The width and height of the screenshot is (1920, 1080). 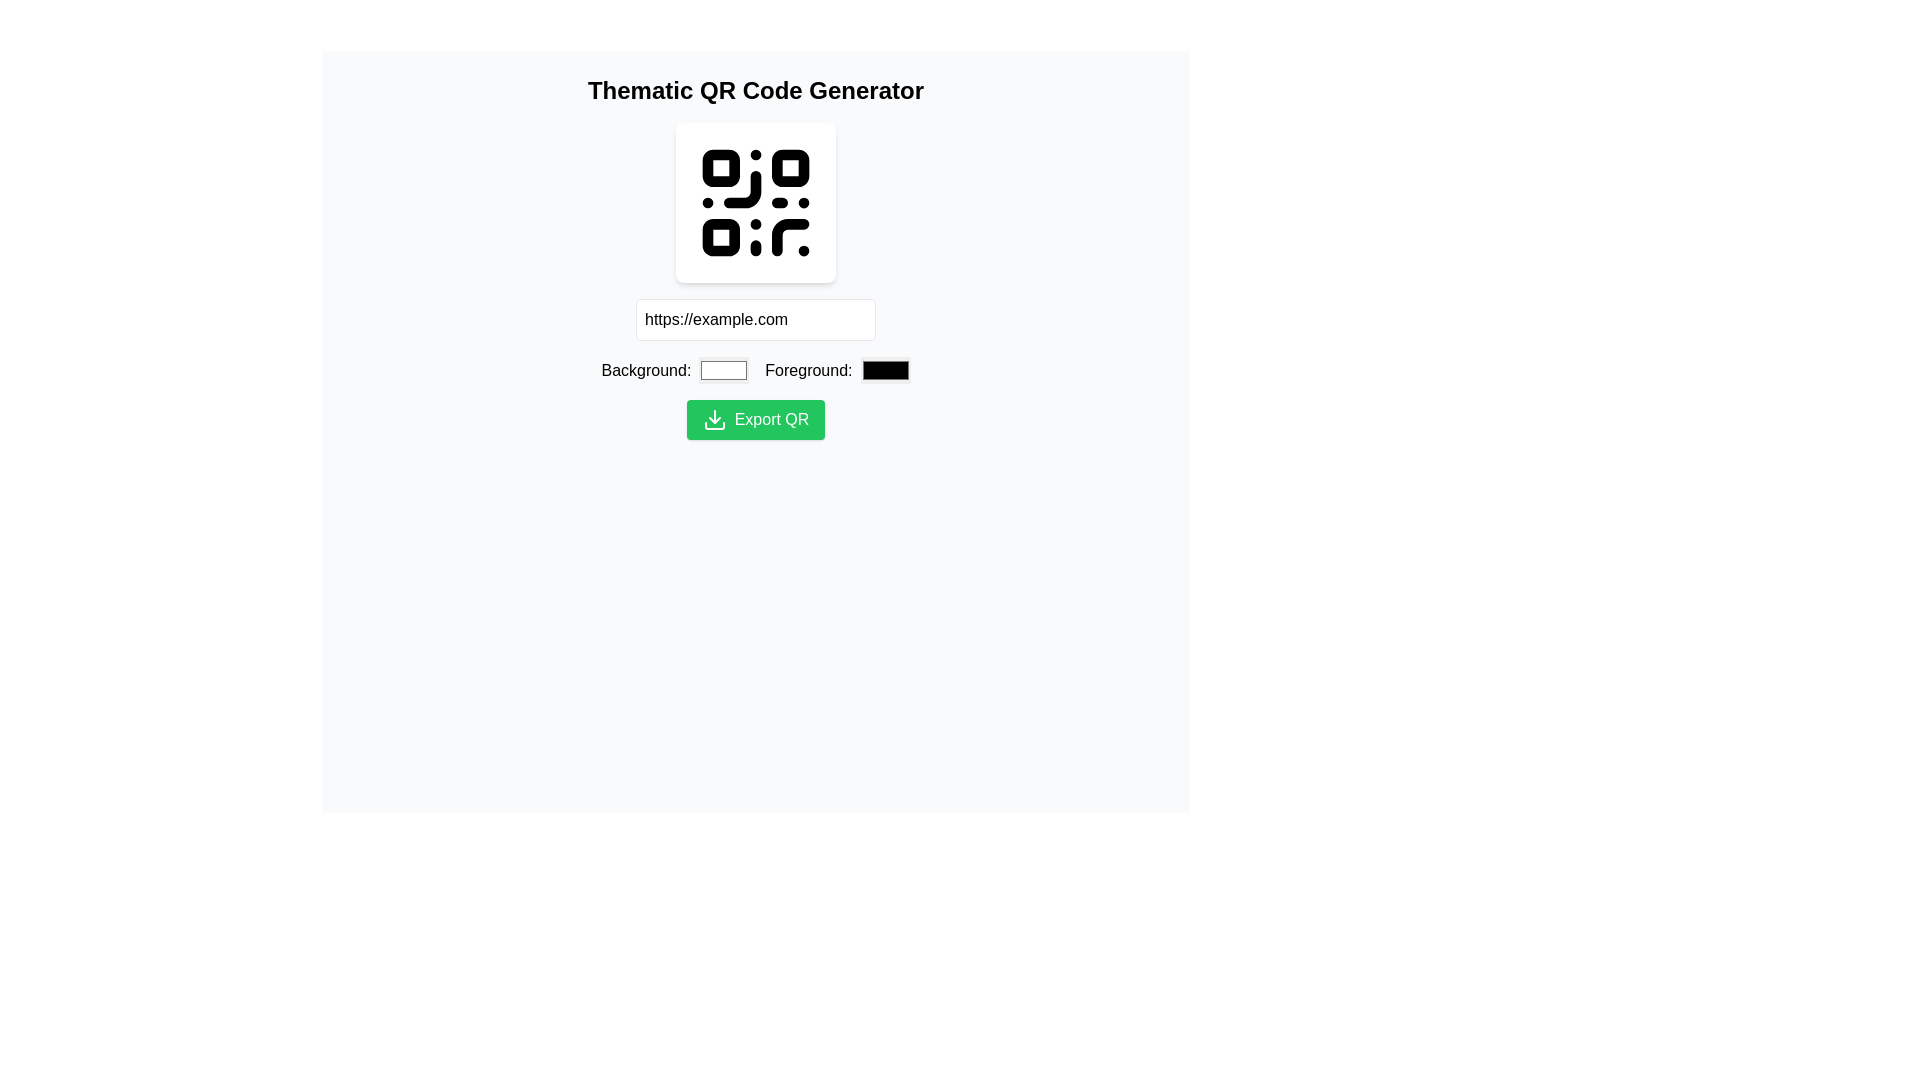 What do you see at coordinates (808, 370) in the screenshot?
I see `the text label displaying 'Foreground:' which is located to the left of the color picker and to the right of the 'Background' text field` at bounding box center [808, 370].